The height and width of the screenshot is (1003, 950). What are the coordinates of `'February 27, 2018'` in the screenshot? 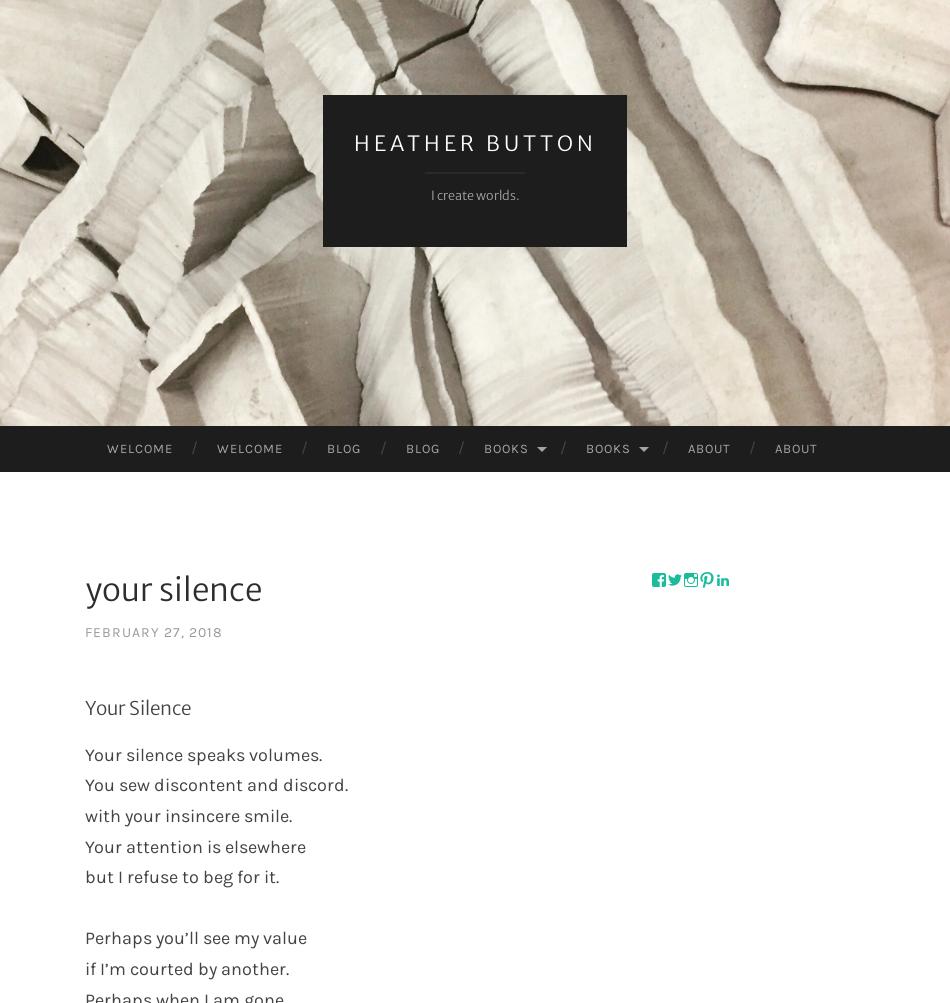 It's located at (153, 632).